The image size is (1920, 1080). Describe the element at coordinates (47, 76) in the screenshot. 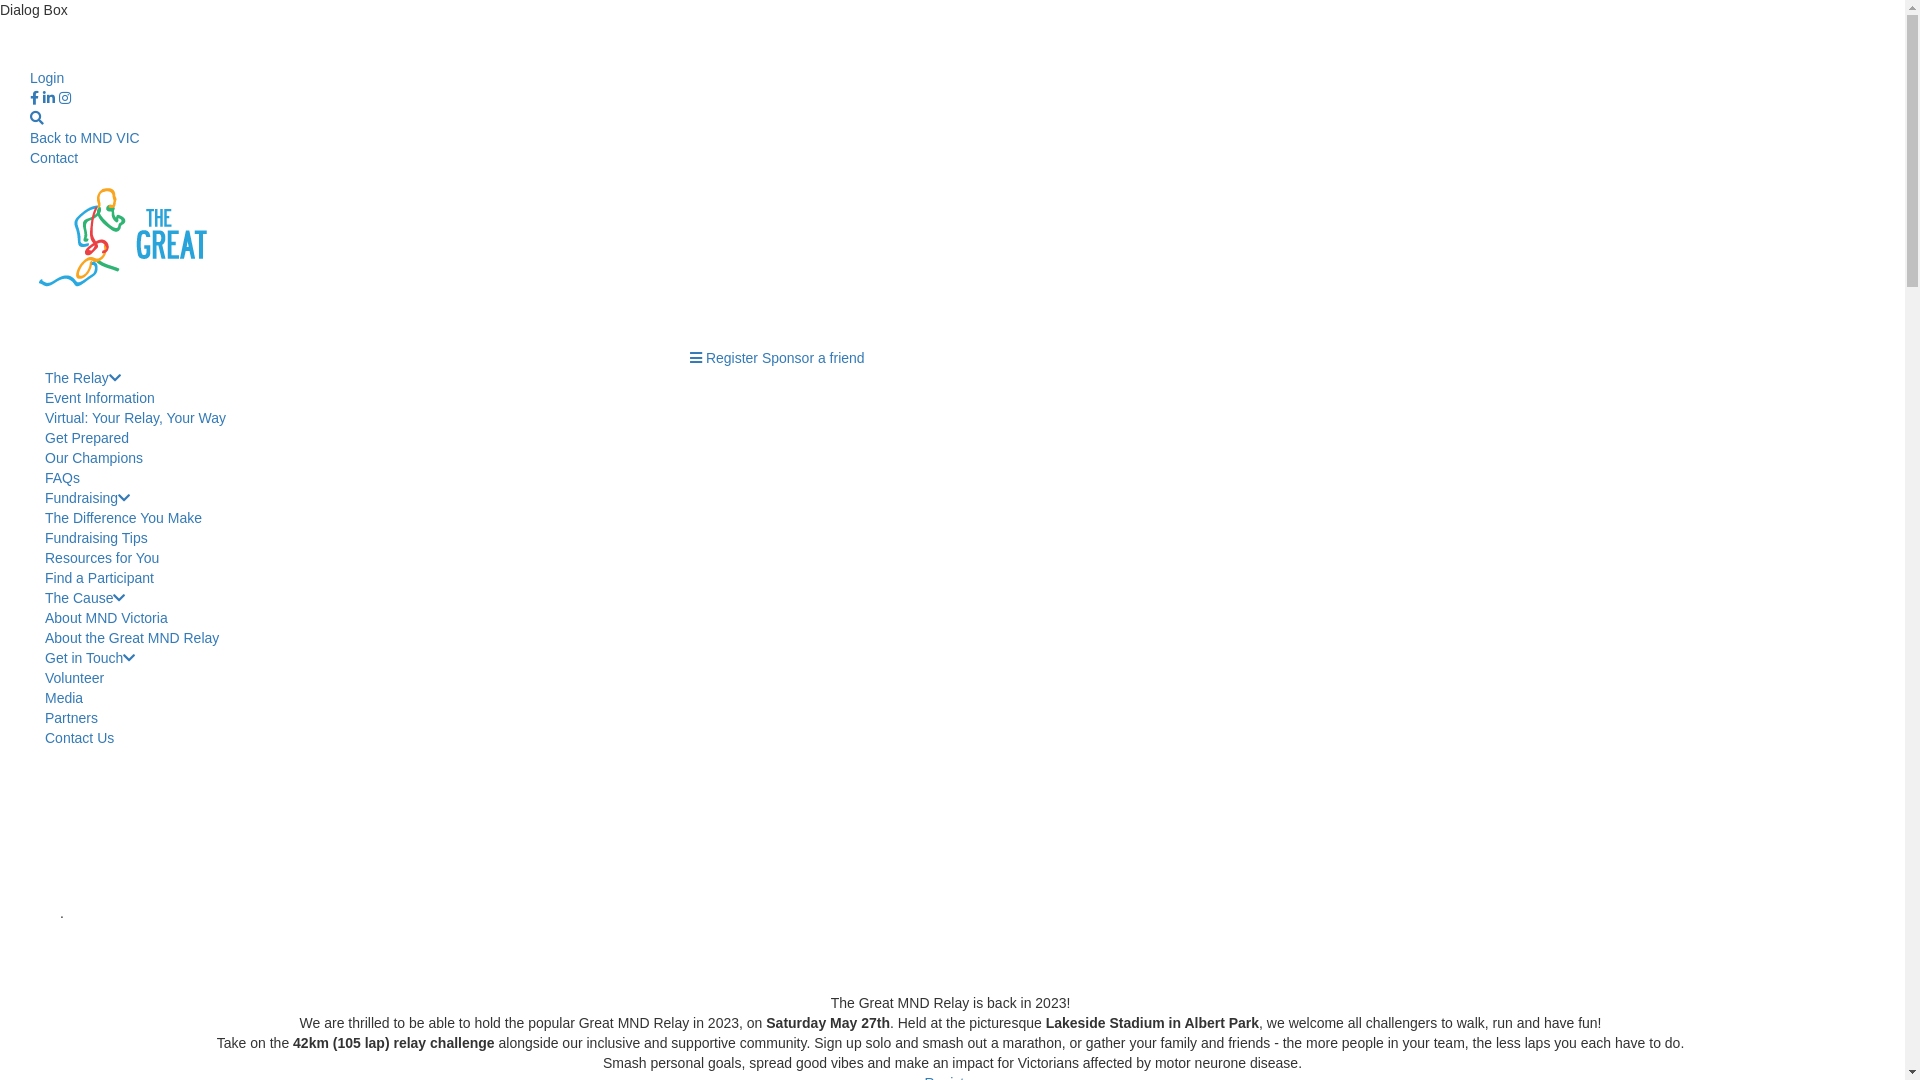

I see `'Login'` at that location.